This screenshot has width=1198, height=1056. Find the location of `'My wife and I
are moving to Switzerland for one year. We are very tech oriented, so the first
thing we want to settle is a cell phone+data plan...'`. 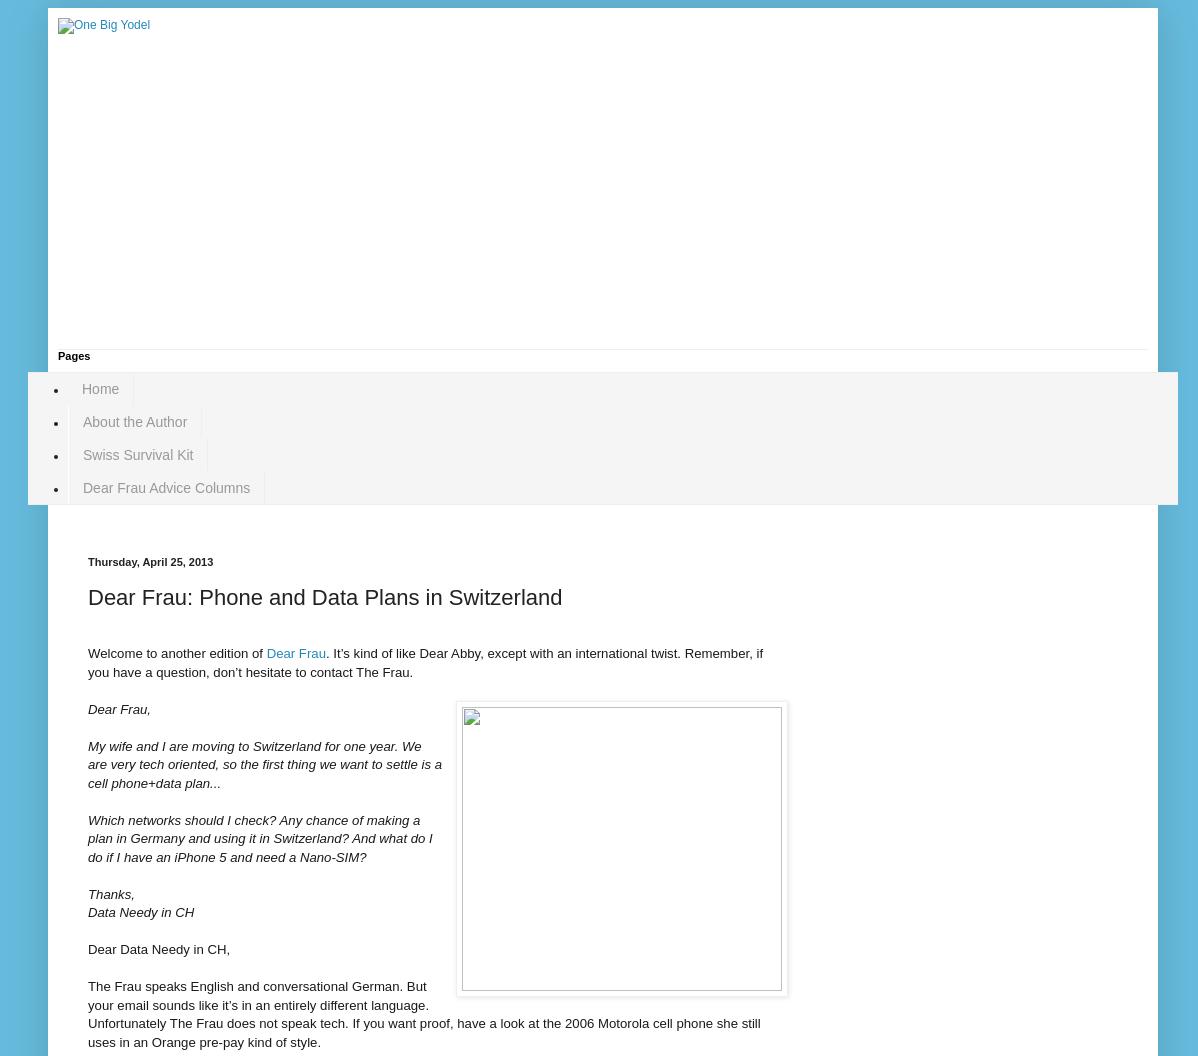

'My wife and I
are moving to Switzerland for one year. We are very tech oriented, so the first
thing we want to settle is a cell phone+data plan...' is located at coordinates (264, 763).